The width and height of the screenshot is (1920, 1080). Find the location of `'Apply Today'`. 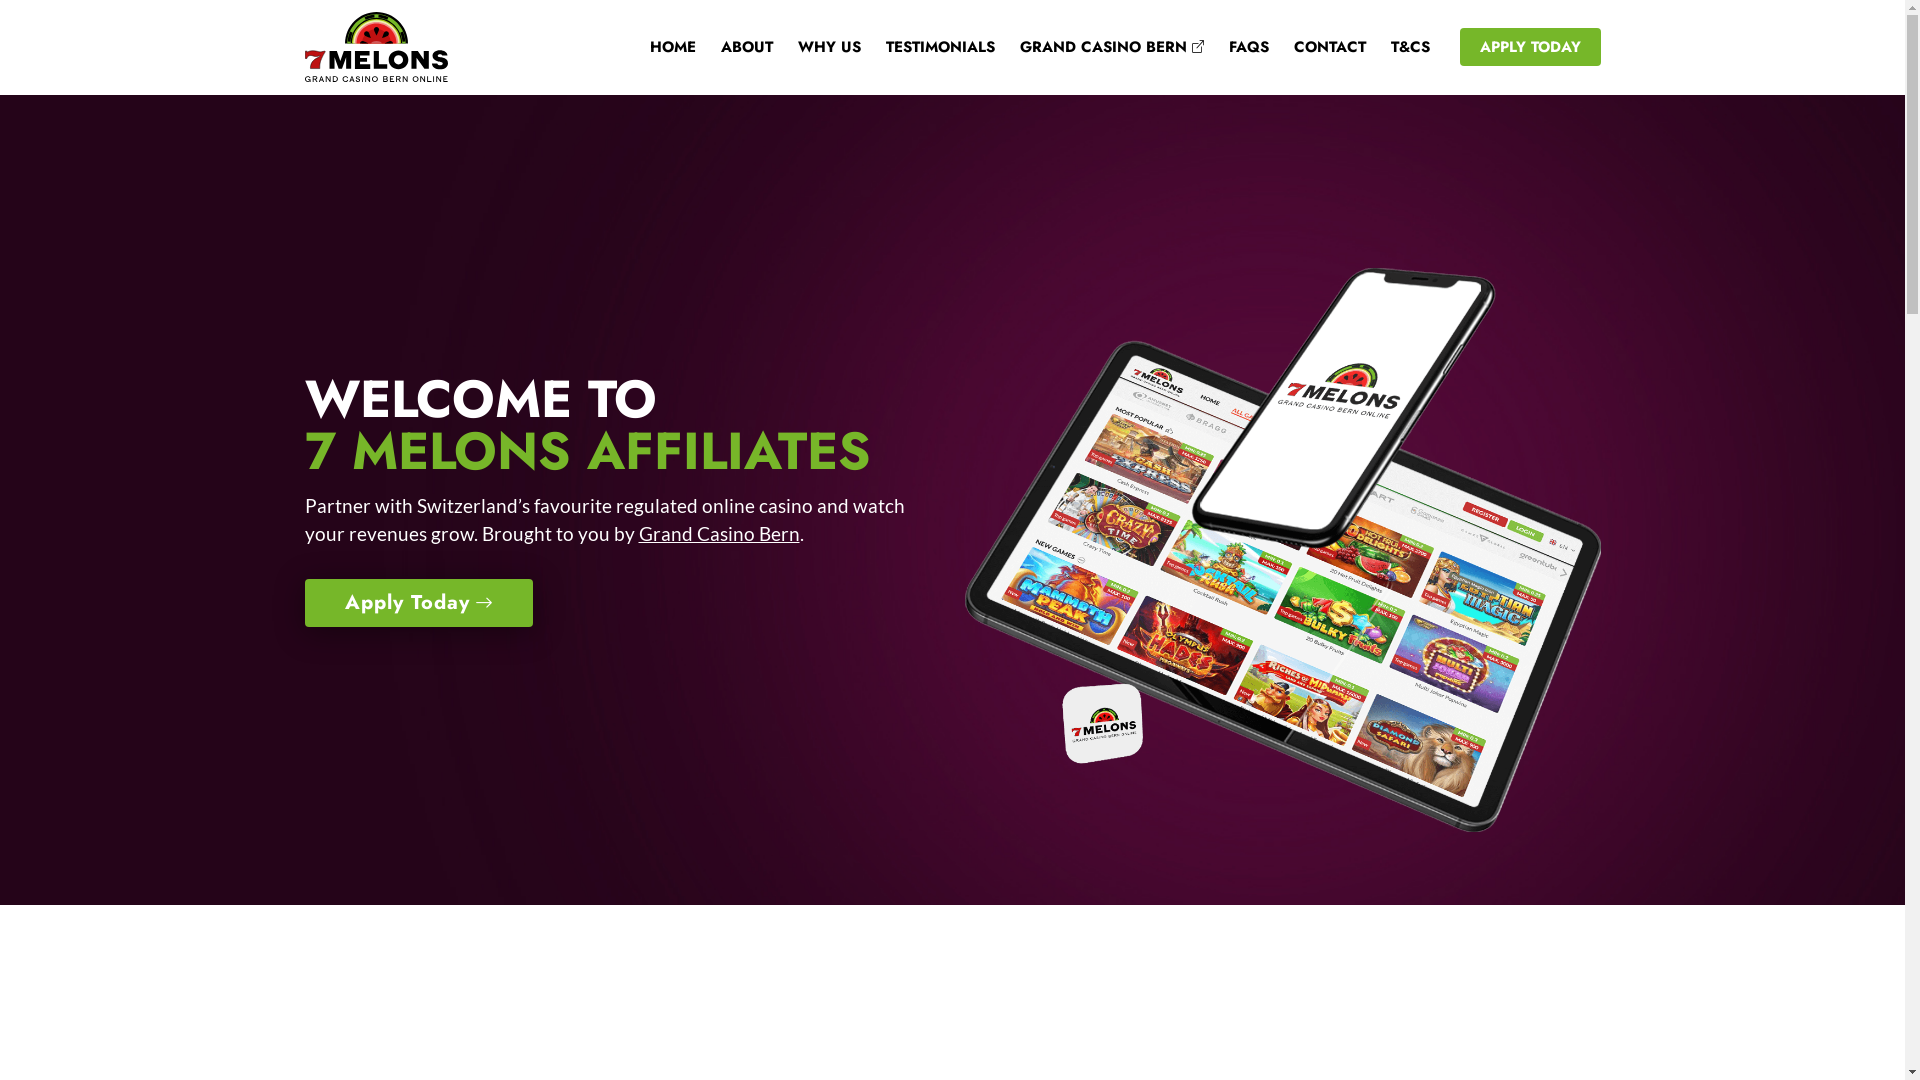

'Apply Today' is located at coordinates (302, 601).